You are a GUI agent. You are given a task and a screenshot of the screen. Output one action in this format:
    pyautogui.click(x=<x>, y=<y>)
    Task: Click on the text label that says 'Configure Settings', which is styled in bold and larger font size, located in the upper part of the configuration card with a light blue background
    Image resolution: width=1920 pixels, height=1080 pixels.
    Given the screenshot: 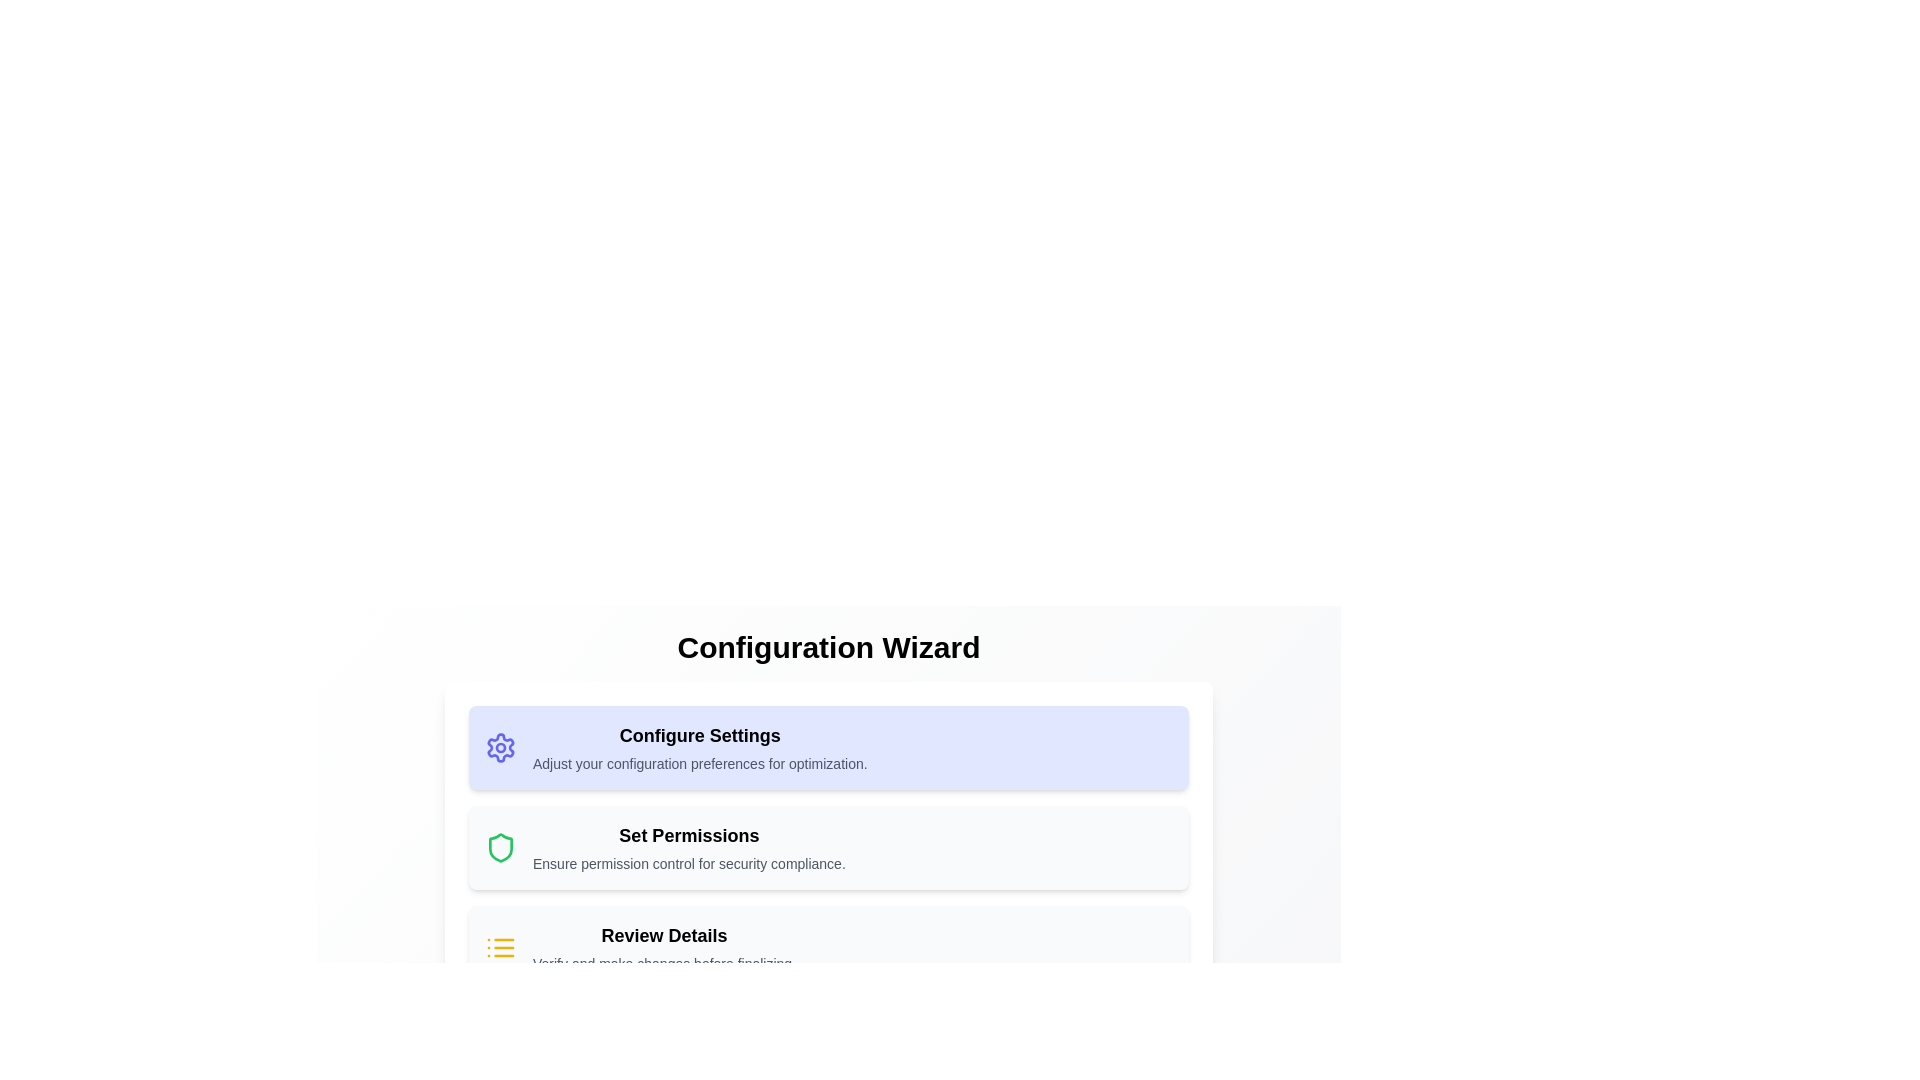 What is the action you would take?
    pyautogui.click(x=700, y=736)
    